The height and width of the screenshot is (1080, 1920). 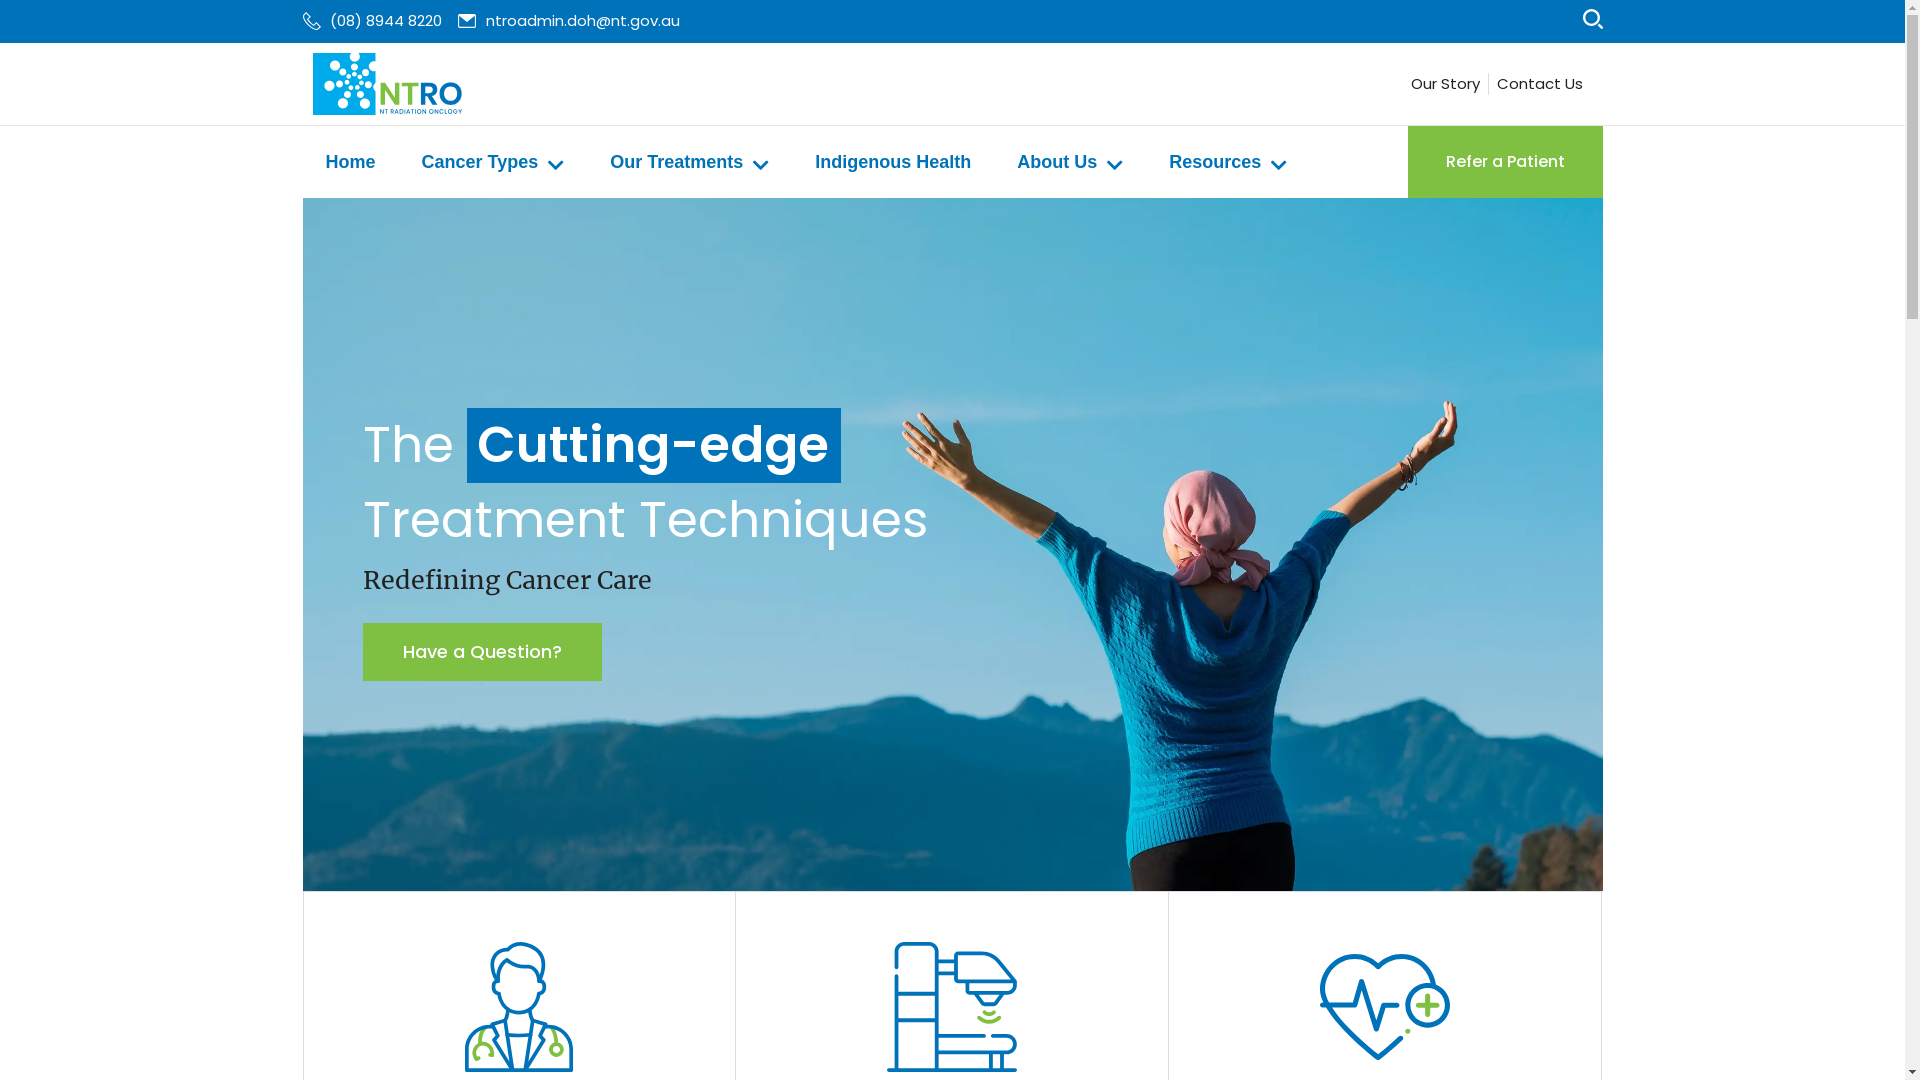 What do you see at coordinates (1444, 83) in the screenshot?
I see `'Our Story'` at bounding box center [1444, 83].